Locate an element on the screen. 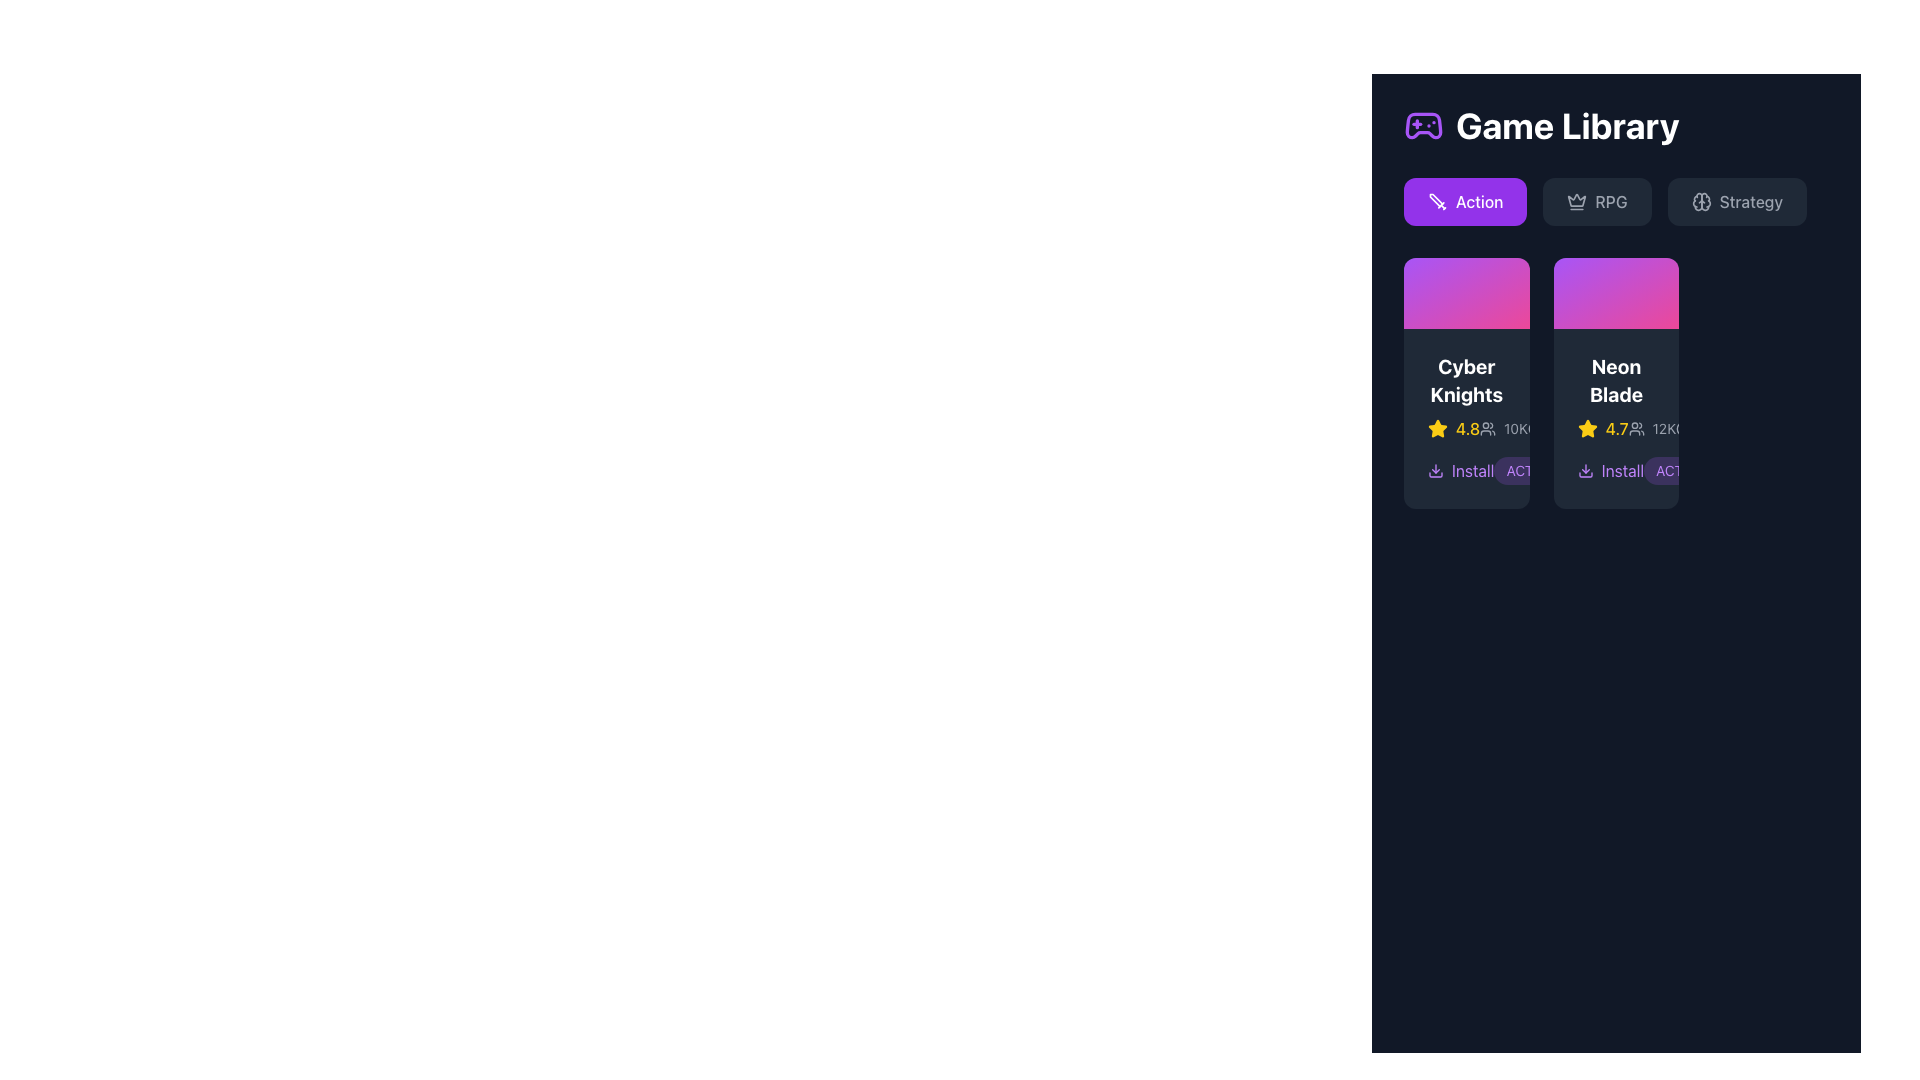 This screenshot has width=1920, height=1080. the 'RPG' category selection button located between the 'Action' button on the left and the 'Strategy' button on the right under the 'Game Library' header is located at coordinates (1596, 201).